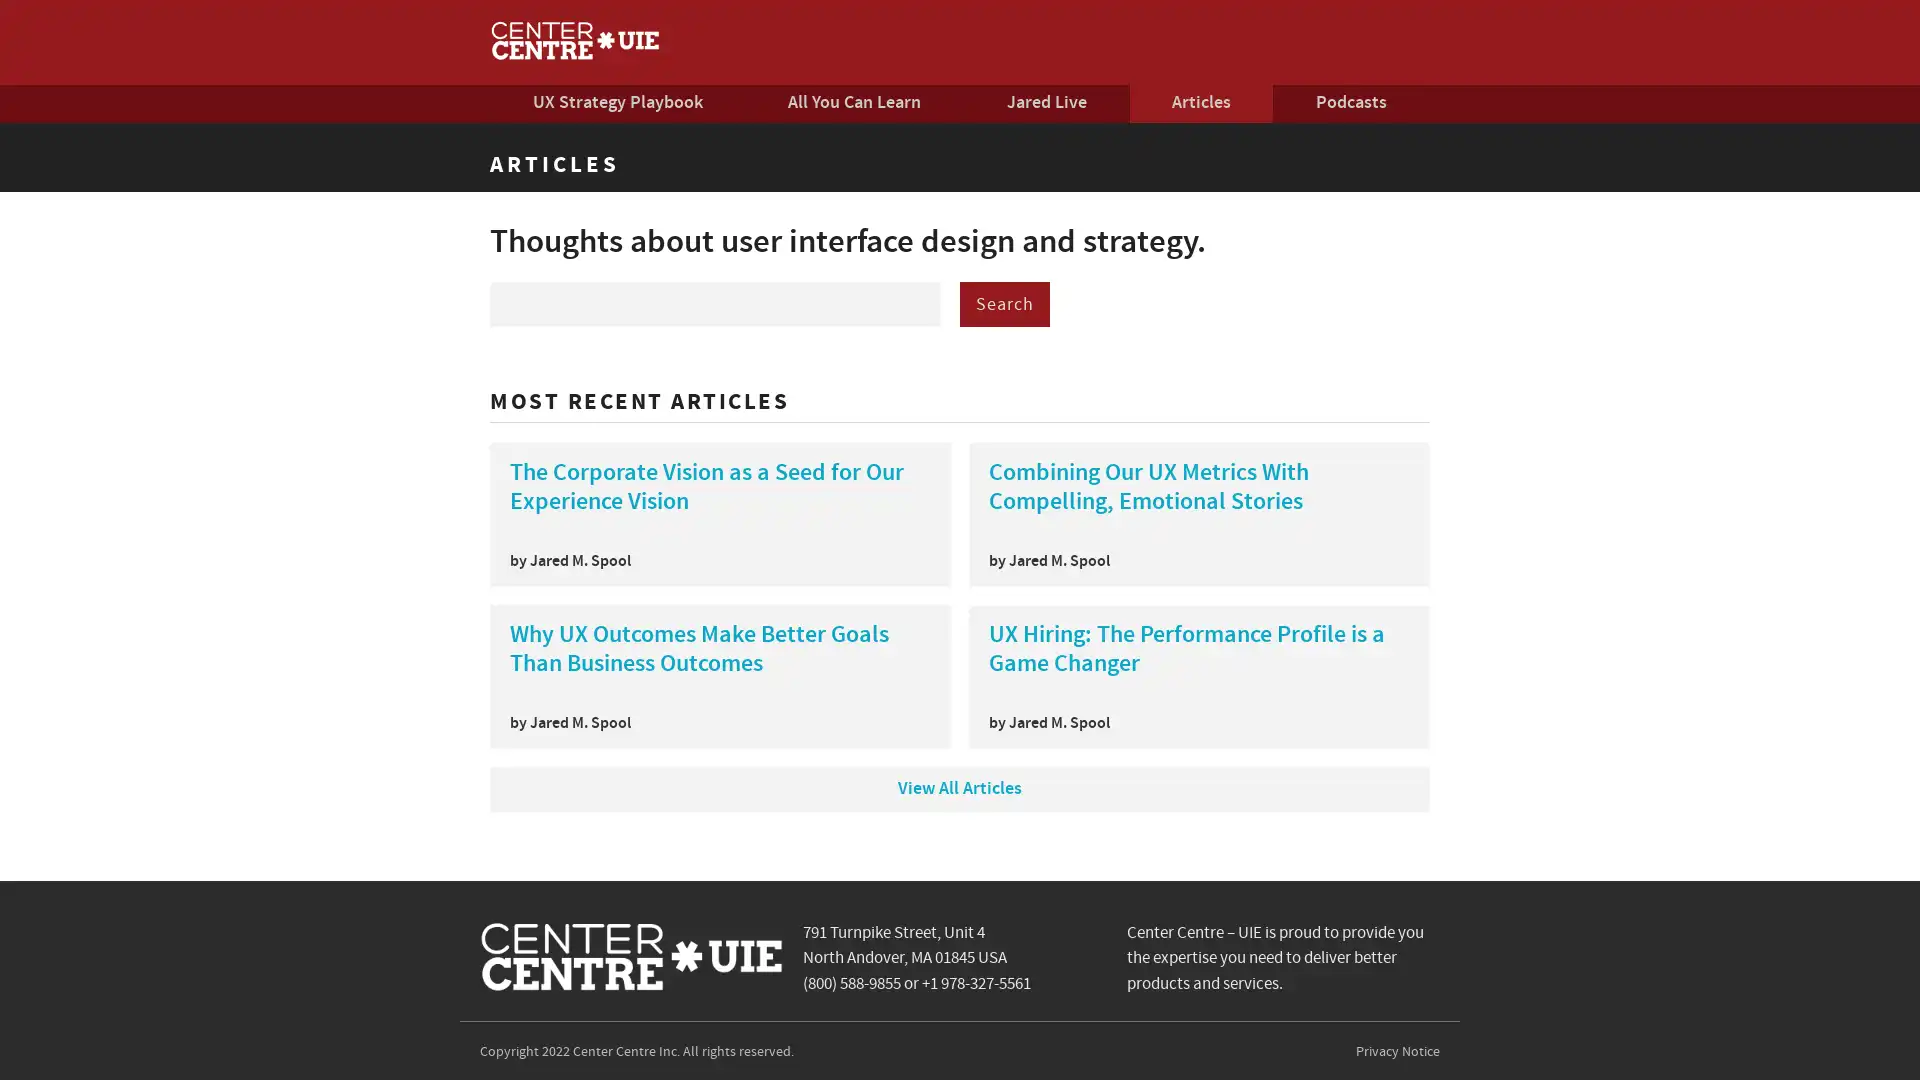 Image resolution: width=1920 pixels, height=1080 pixels. What do you see at coordinates (1004, 312) in the screenshot?
I see `Search` at bounding box center [1004, 312].